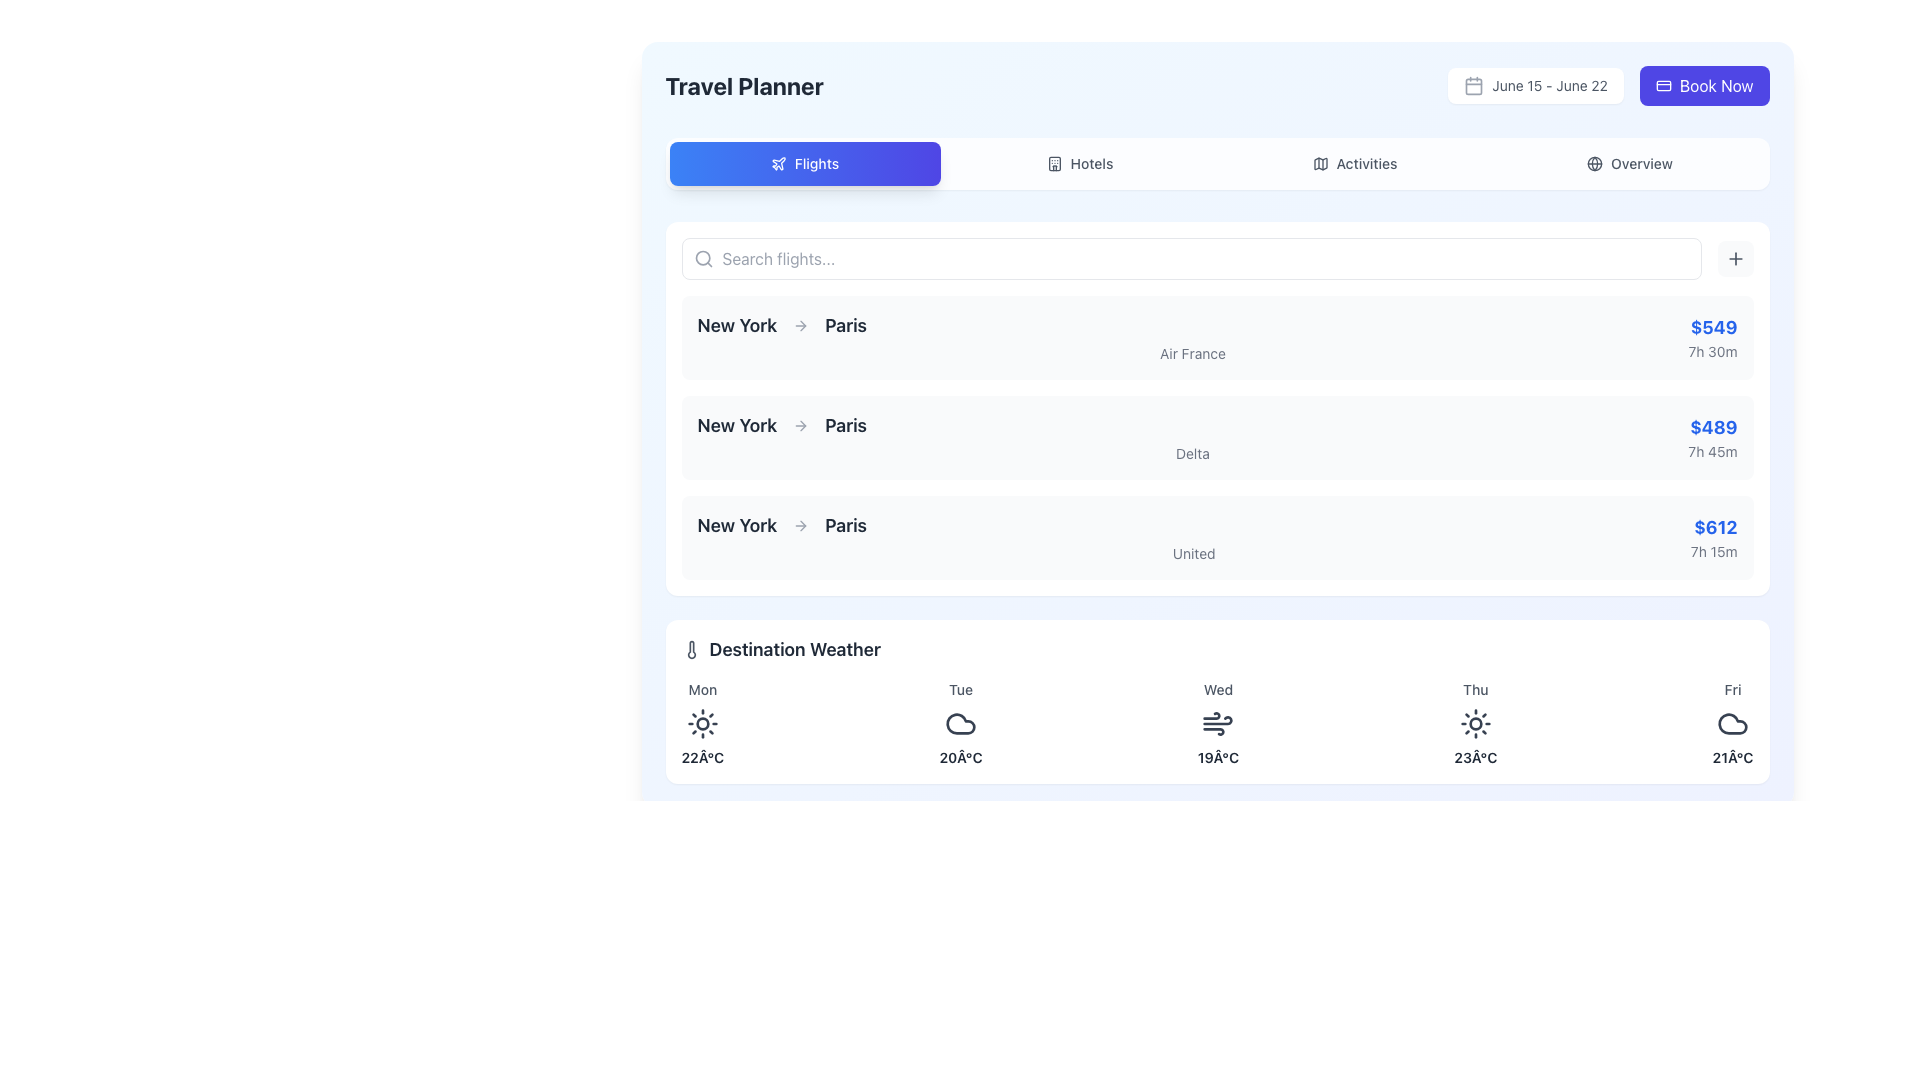  I want to click on the 'Flights' icon located at the beginning of the 'Flights' text label in the navigation bar, so click(777, 162).